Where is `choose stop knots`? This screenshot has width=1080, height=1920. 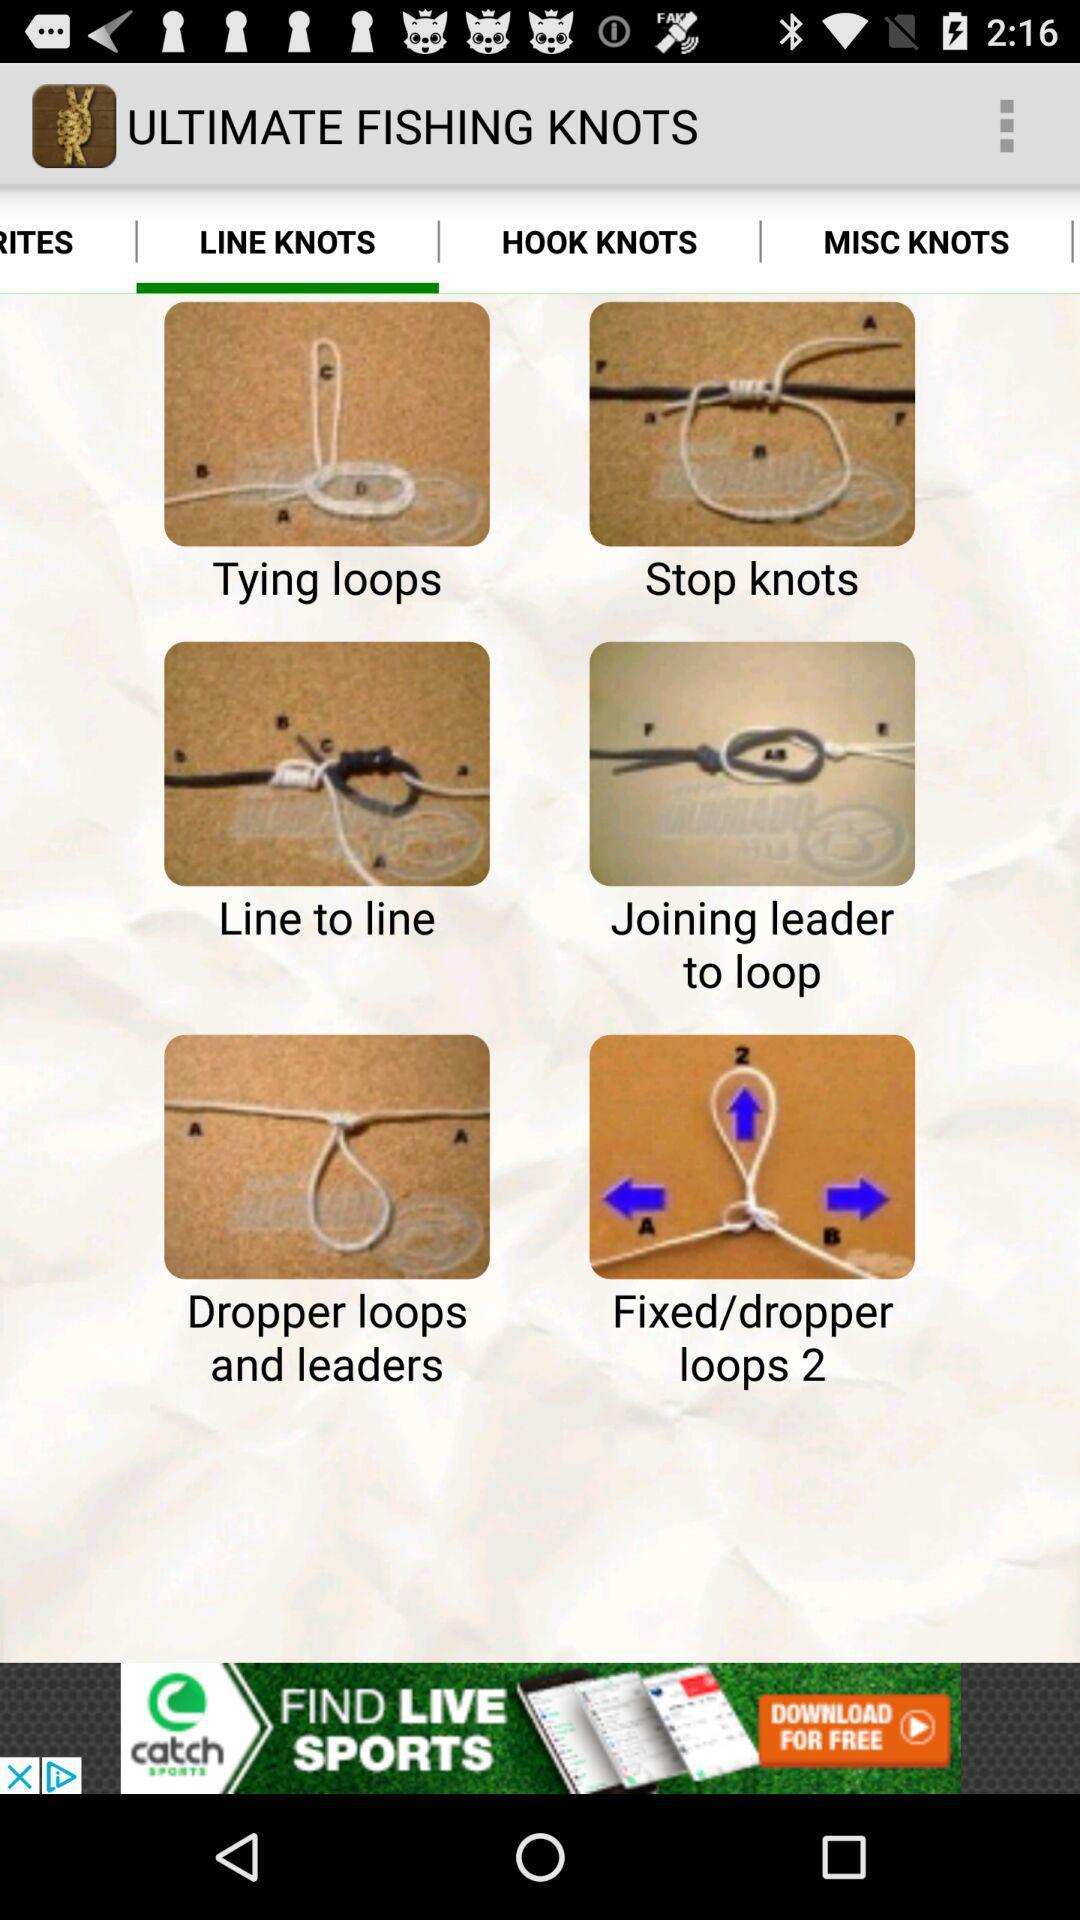
choose stop knots is located at coordinates (752, 423).